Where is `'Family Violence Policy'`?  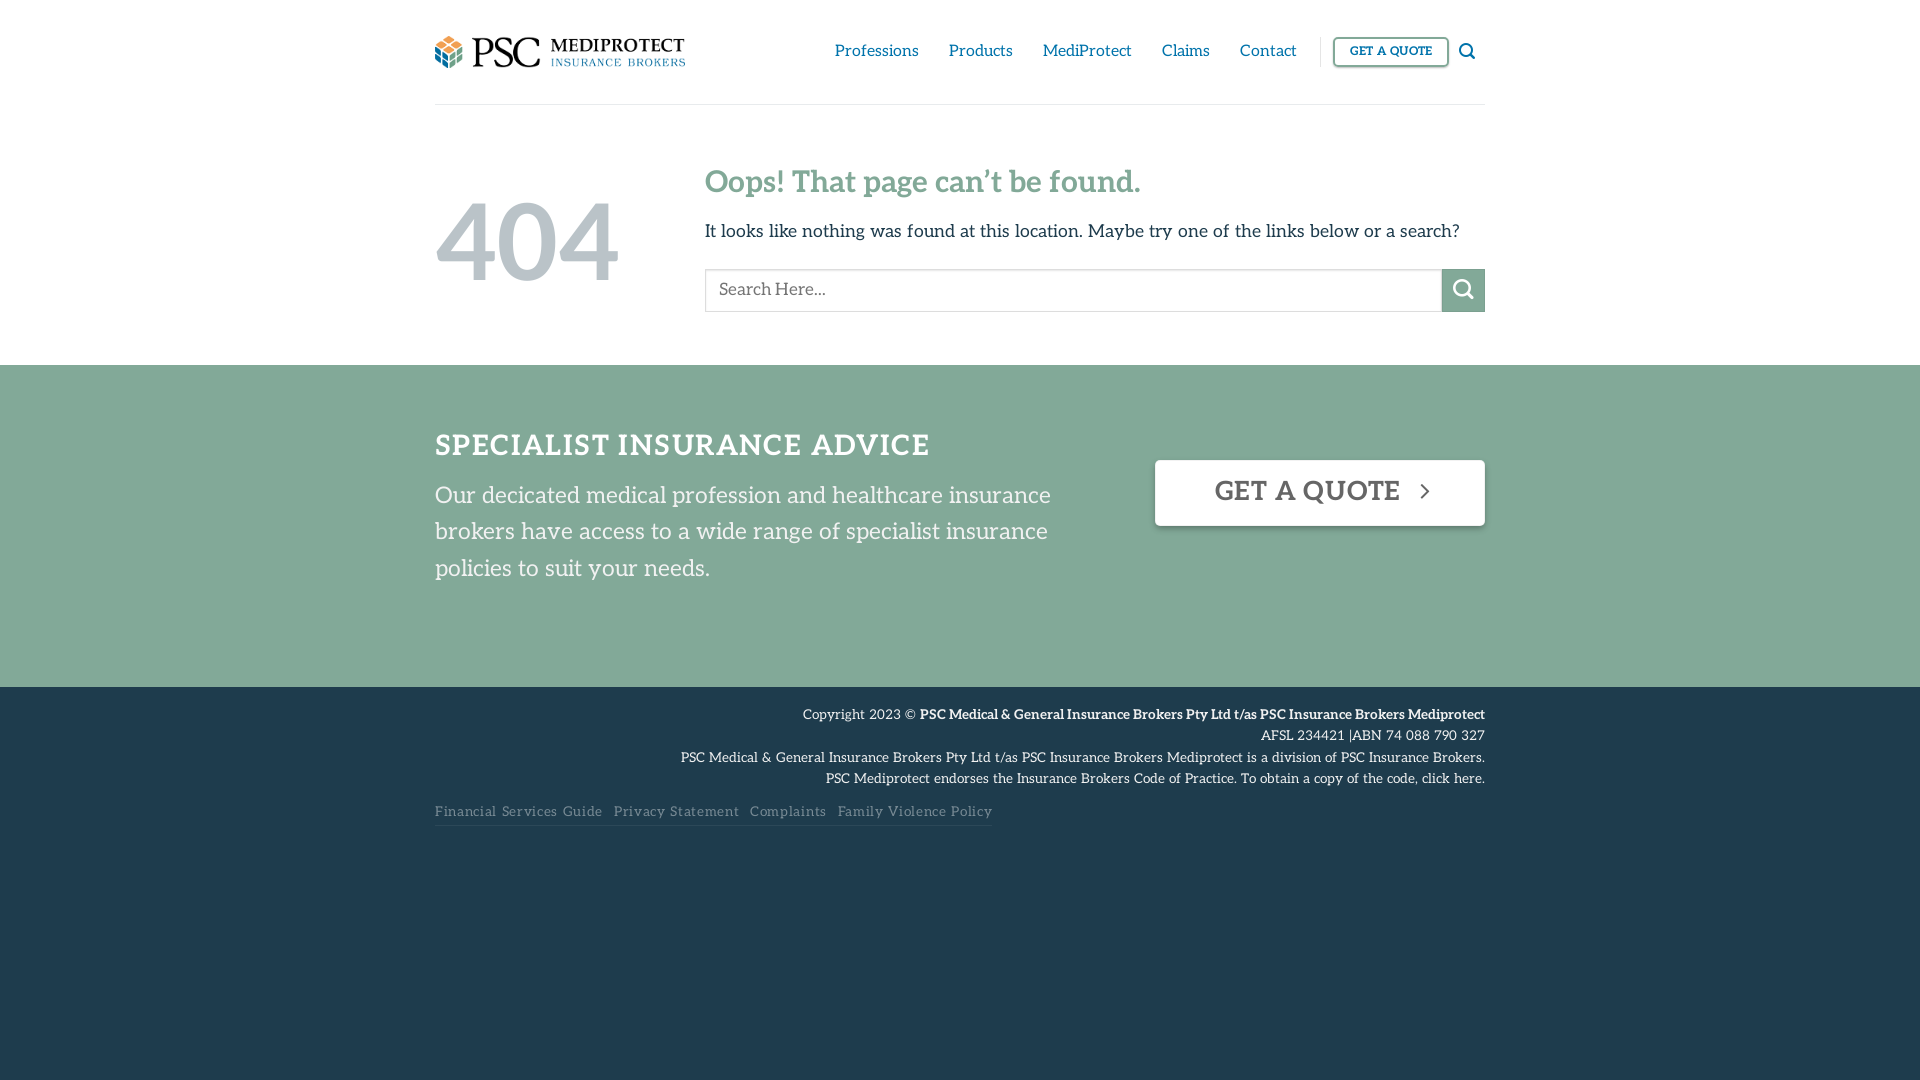
'Family Violence Policy' is located at coordinates (914, 812).